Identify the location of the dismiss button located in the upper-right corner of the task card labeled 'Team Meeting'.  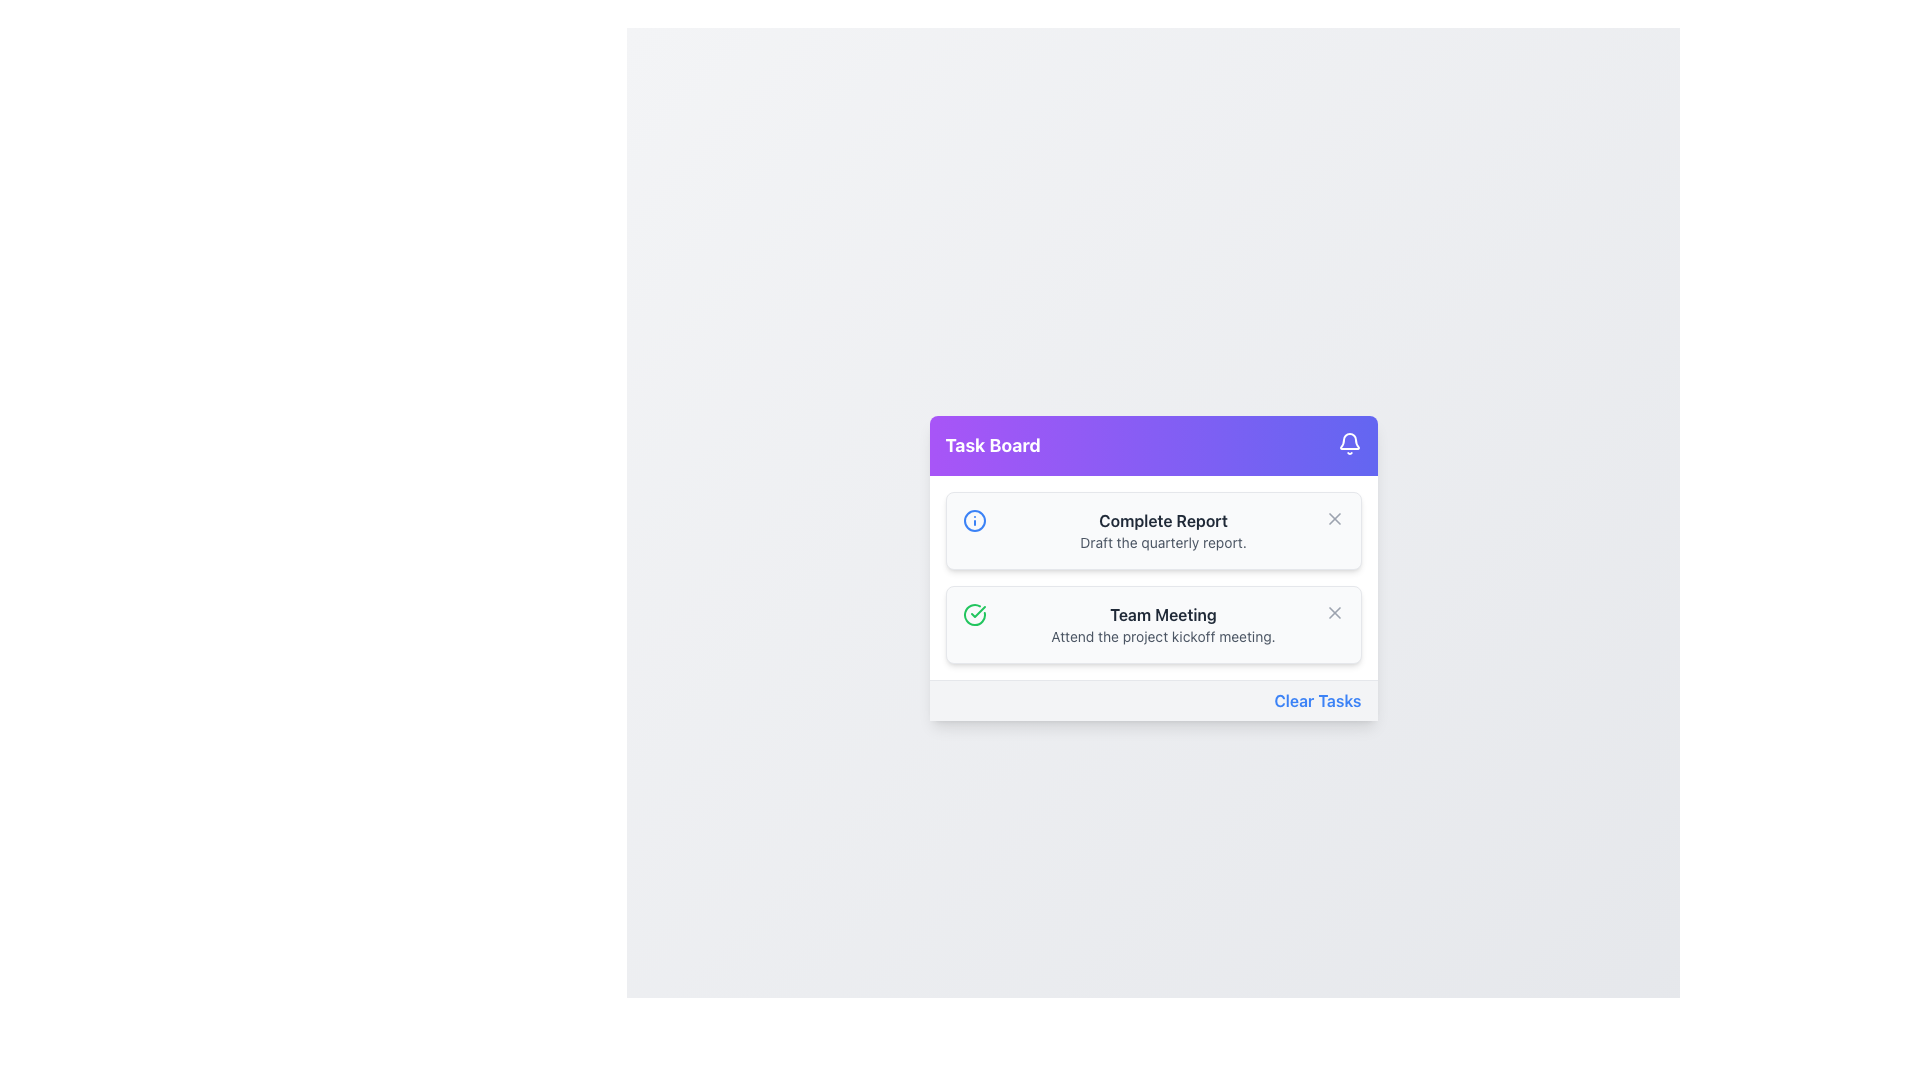
(1334, 611).